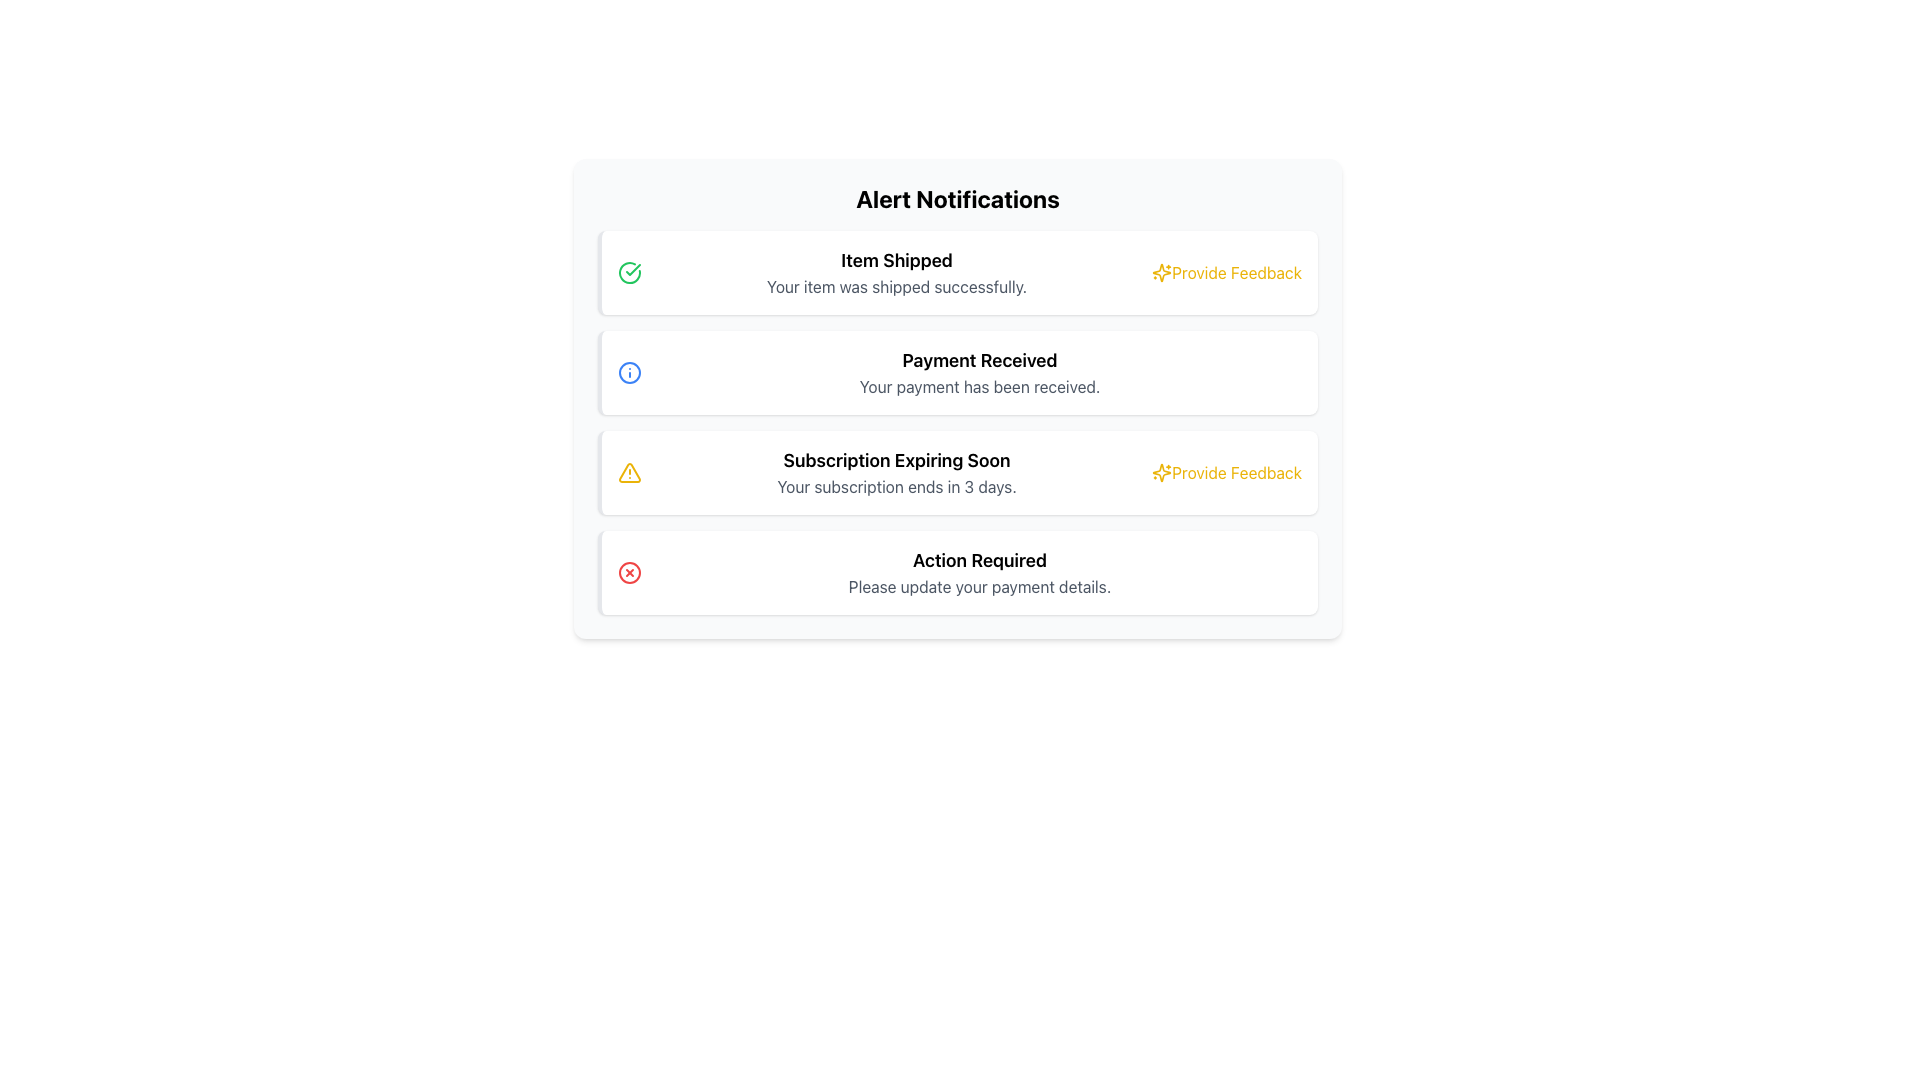 This screenshot has width=1920, height=1080. What do you see at coordinates (628, 273) in the screenshot?
I see `the circular outline of the green checkmark icon that indicates the status of the notification as successfully shipped, located to the left of the 'Item Shipped' notification text` at bounding box center [628, 273].